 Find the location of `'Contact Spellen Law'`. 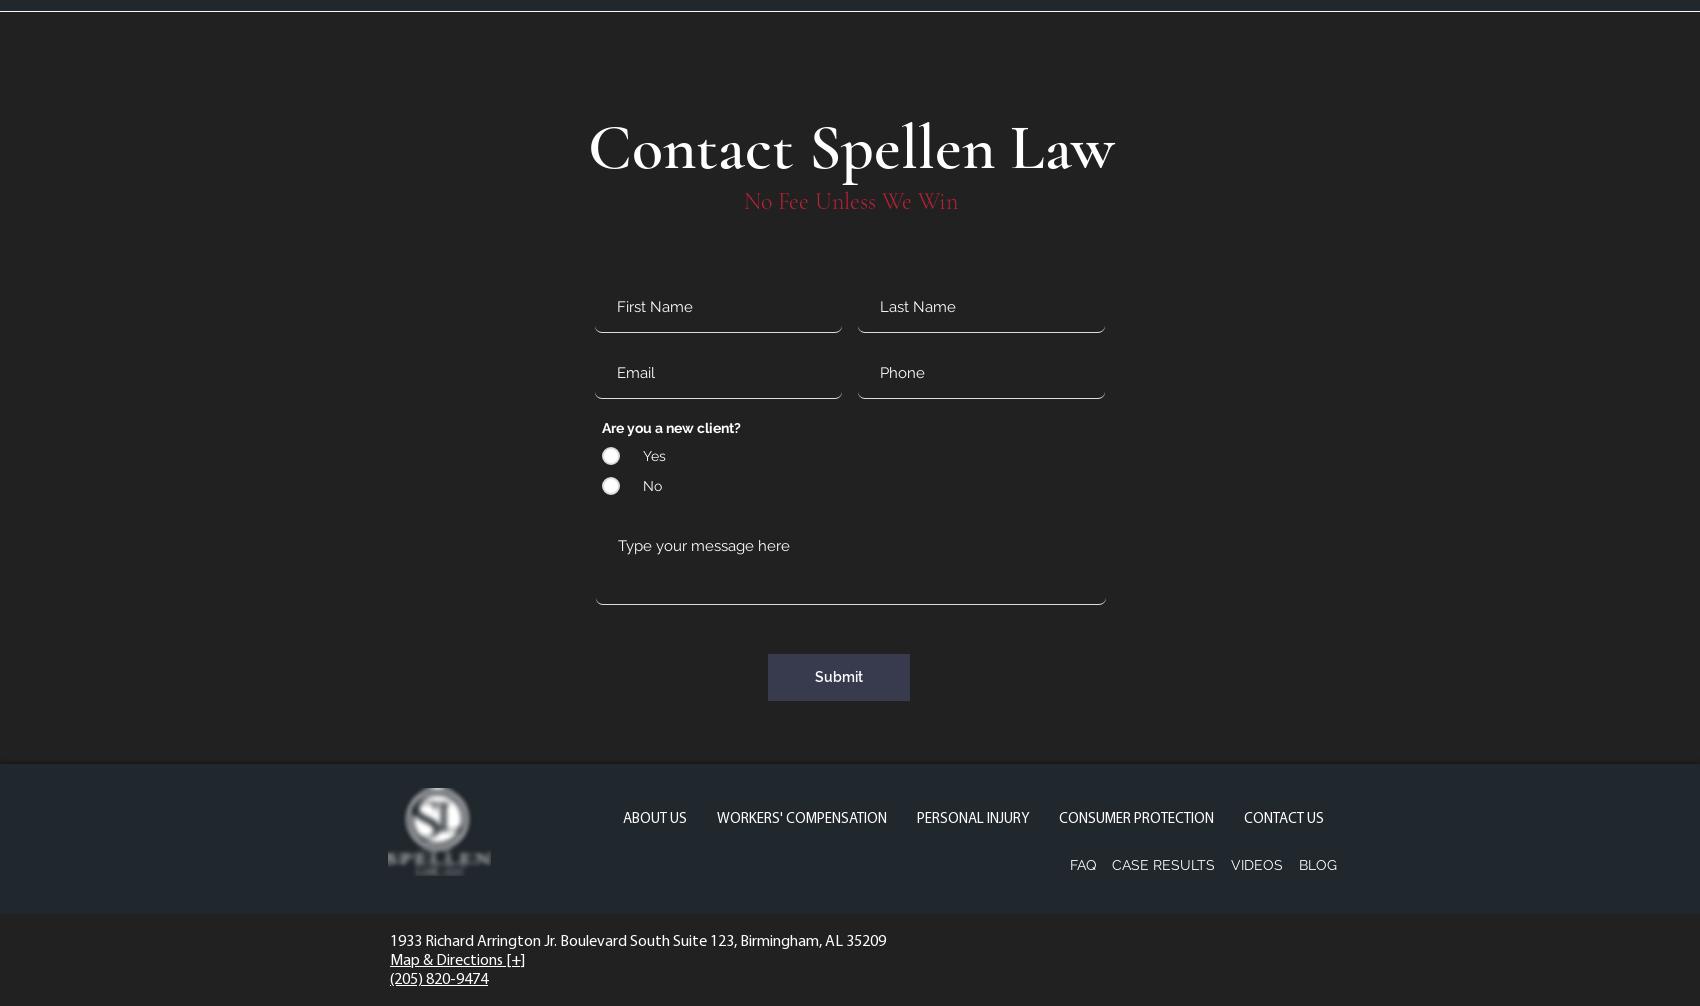

'Contact Spellen Law' is located at coordinates (850, 147).